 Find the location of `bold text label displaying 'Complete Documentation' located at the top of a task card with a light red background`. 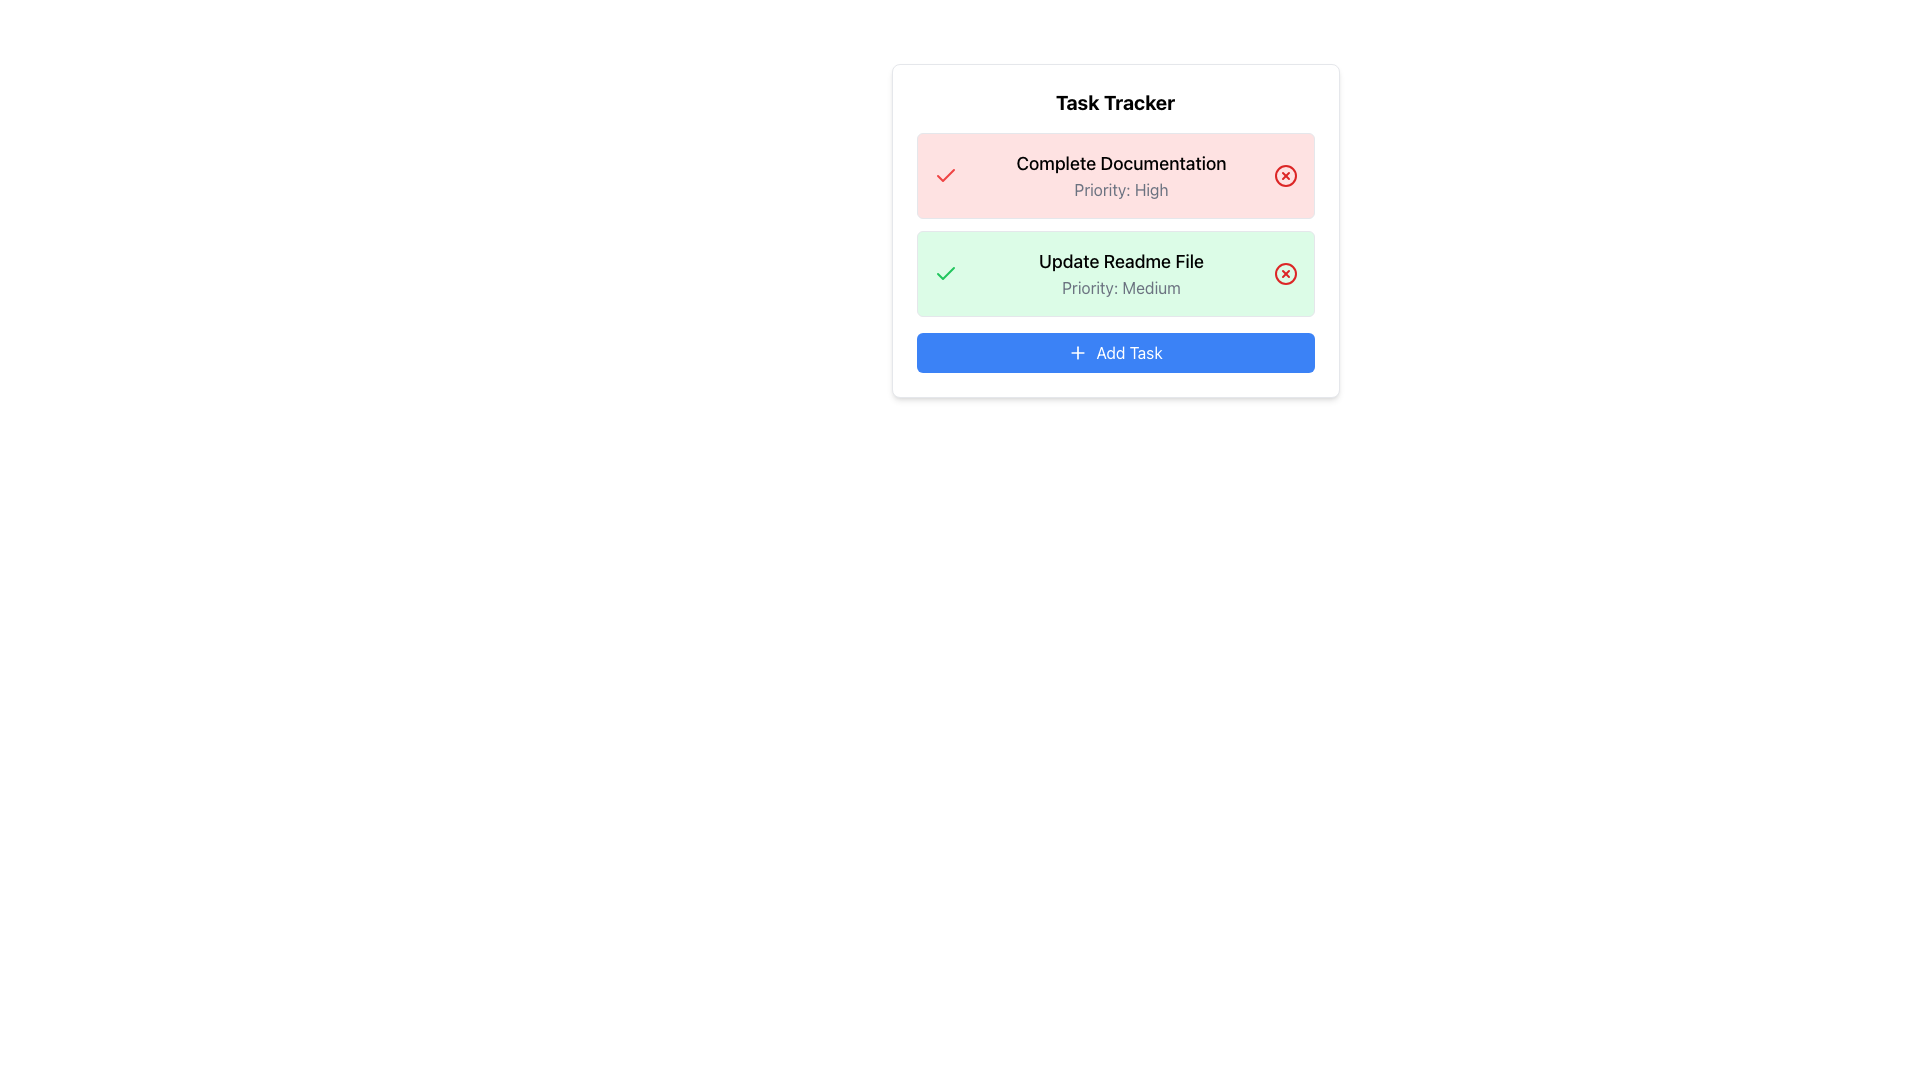

bold text label displaying 'Complete Documentation' located at the top of a task card with a light red background is located at coordinates (1121, 163).